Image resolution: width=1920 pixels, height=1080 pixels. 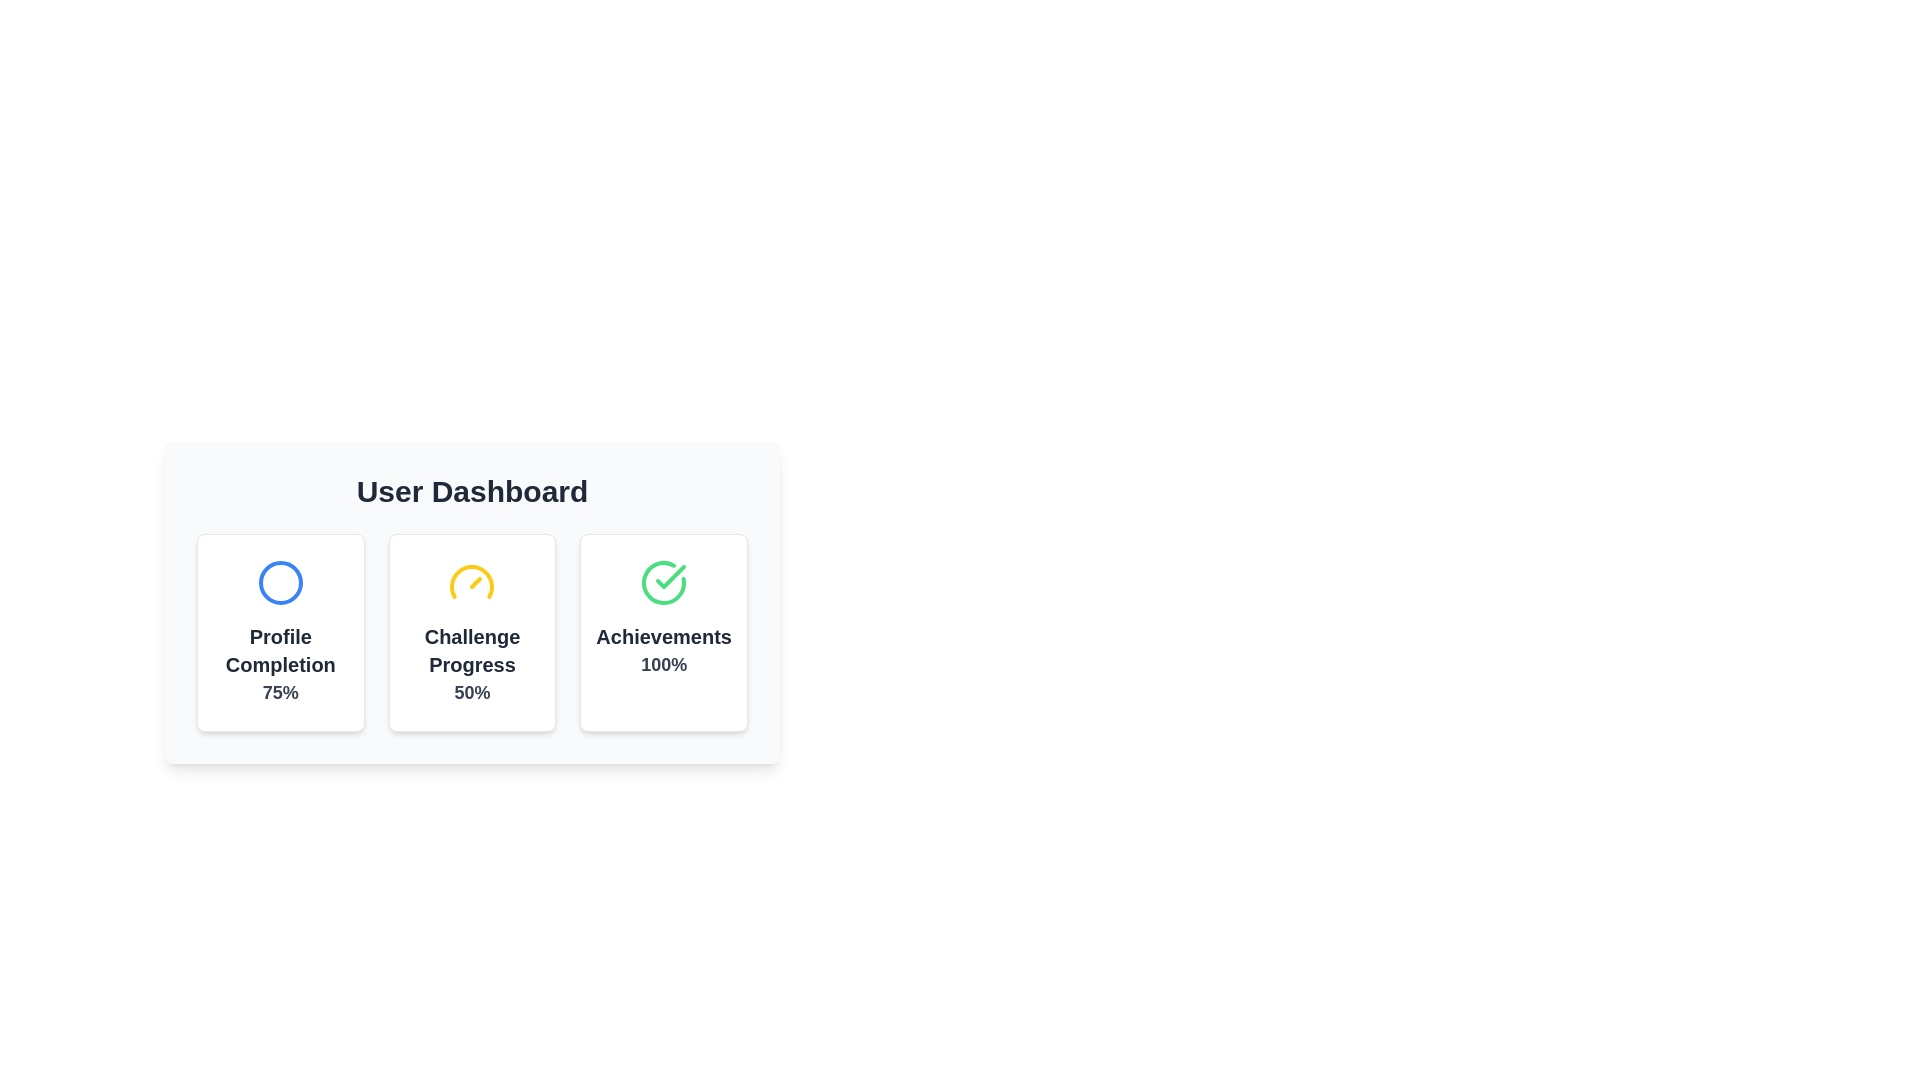 What do you see at coordinates (471, 582) in the screenshot?
I see `the progress status icon located in the Challenge Progress section of the User Dashboard` at bounding box center [471, 582].